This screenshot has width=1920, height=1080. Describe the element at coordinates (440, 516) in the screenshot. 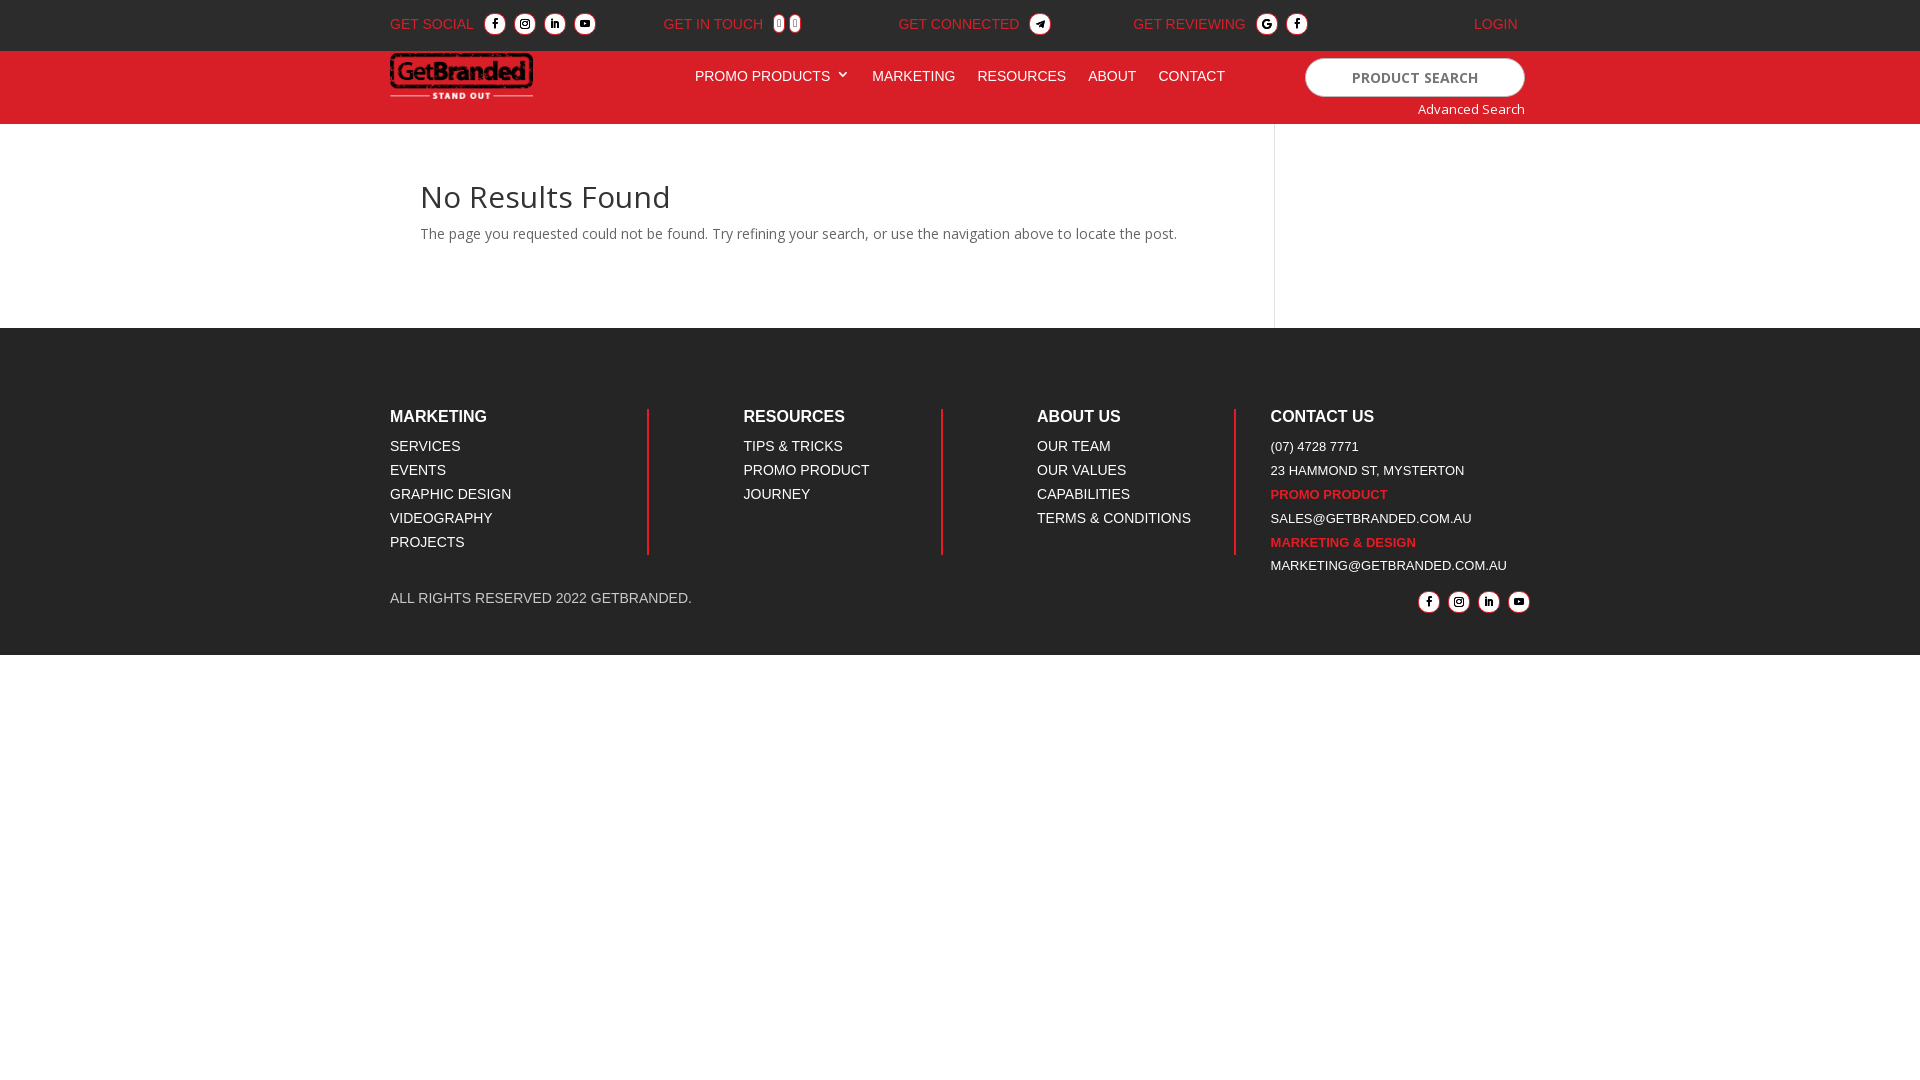

I see `'VIDEOGRAPHY'` at that location.